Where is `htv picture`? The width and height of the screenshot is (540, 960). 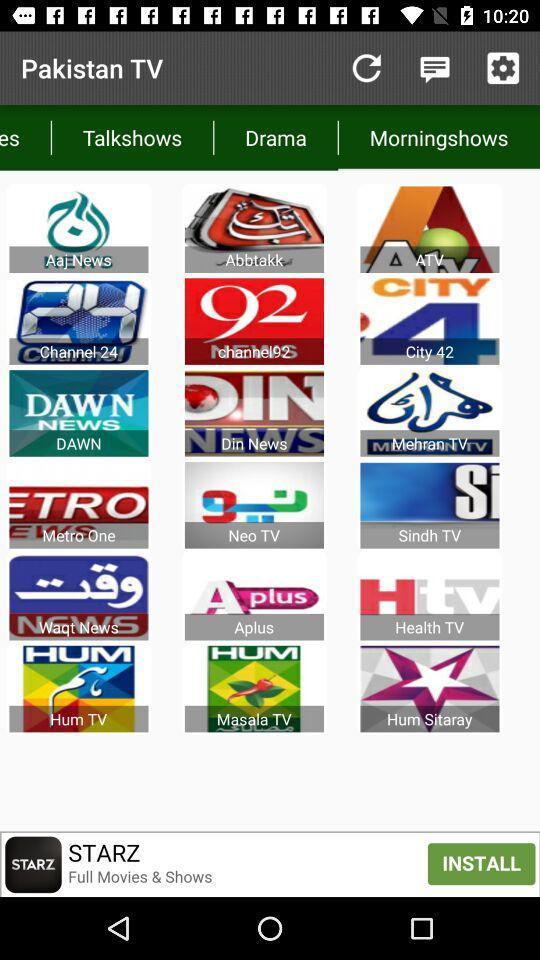 htv picture is located at coordinates (429, 597).